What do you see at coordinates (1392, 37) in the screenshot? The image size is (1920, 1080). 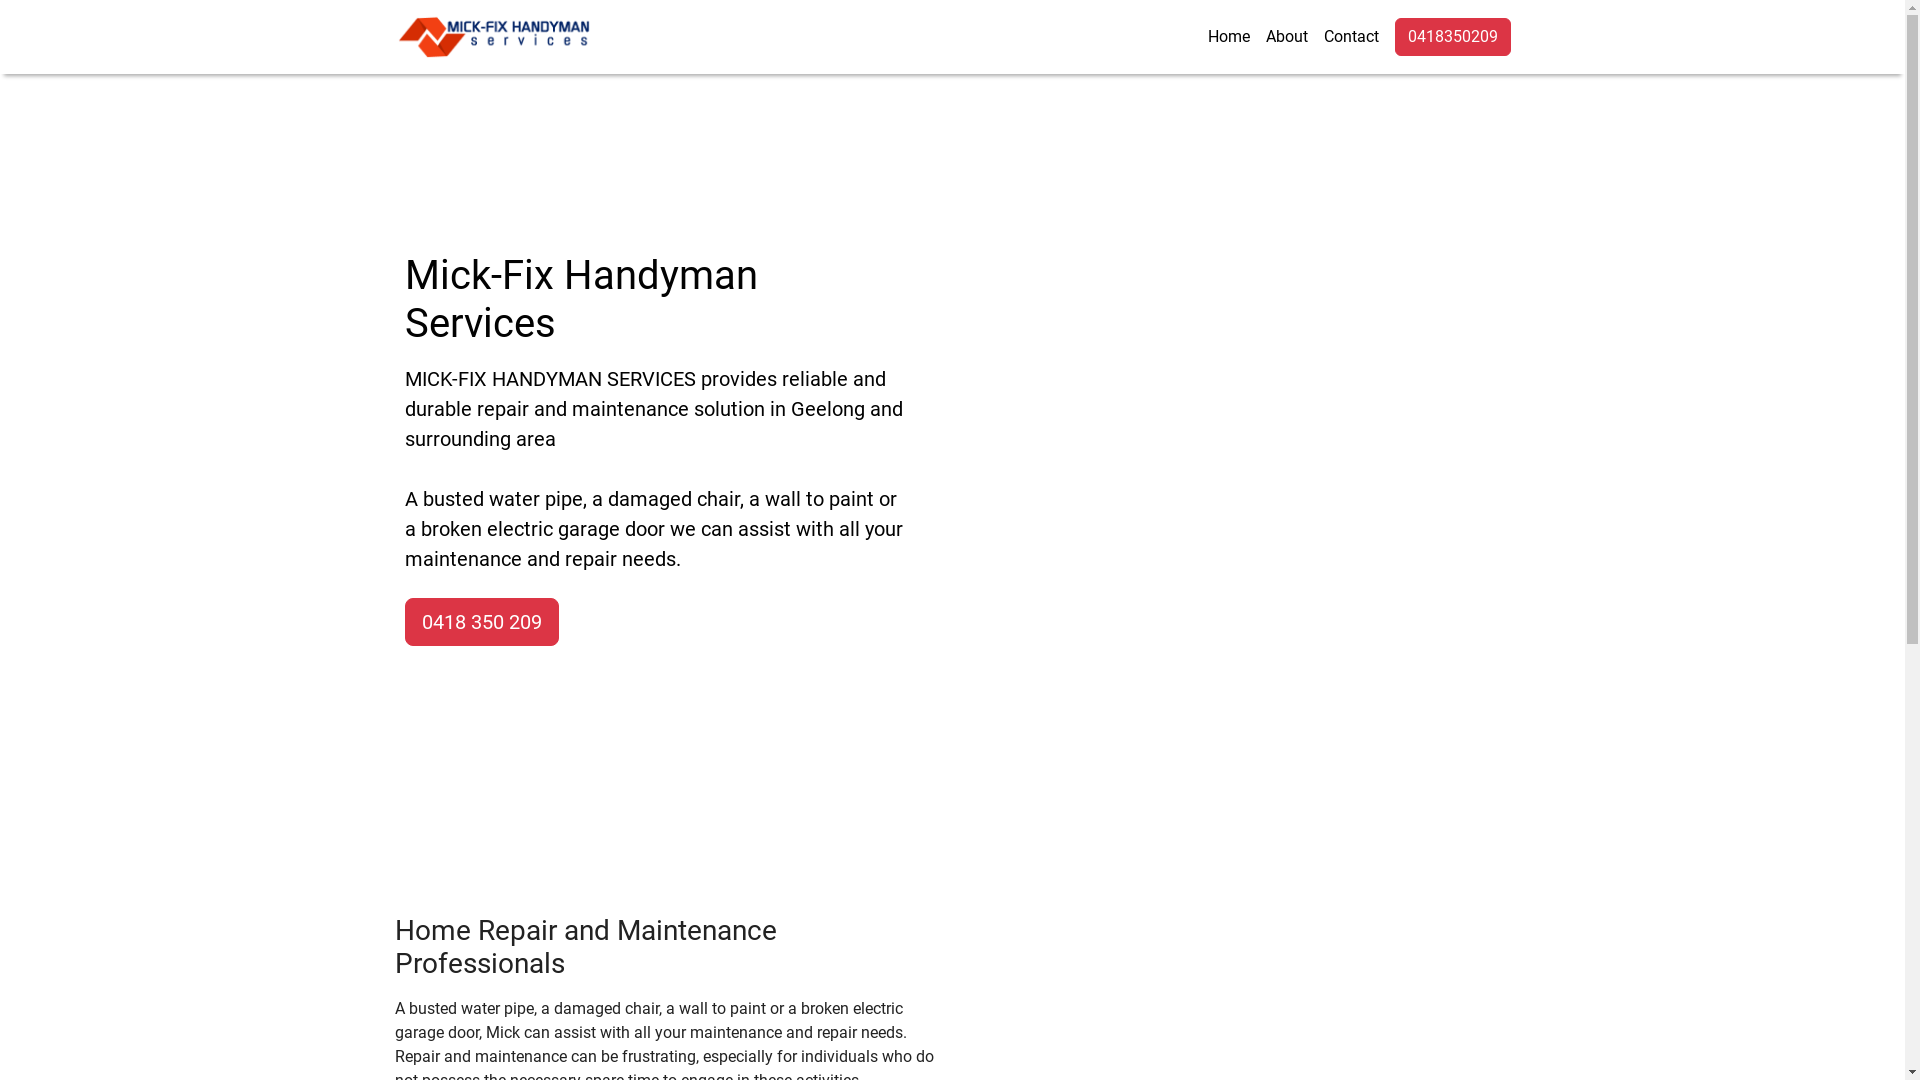 I see `'0418350209'` at bounding box center [1392, 37].